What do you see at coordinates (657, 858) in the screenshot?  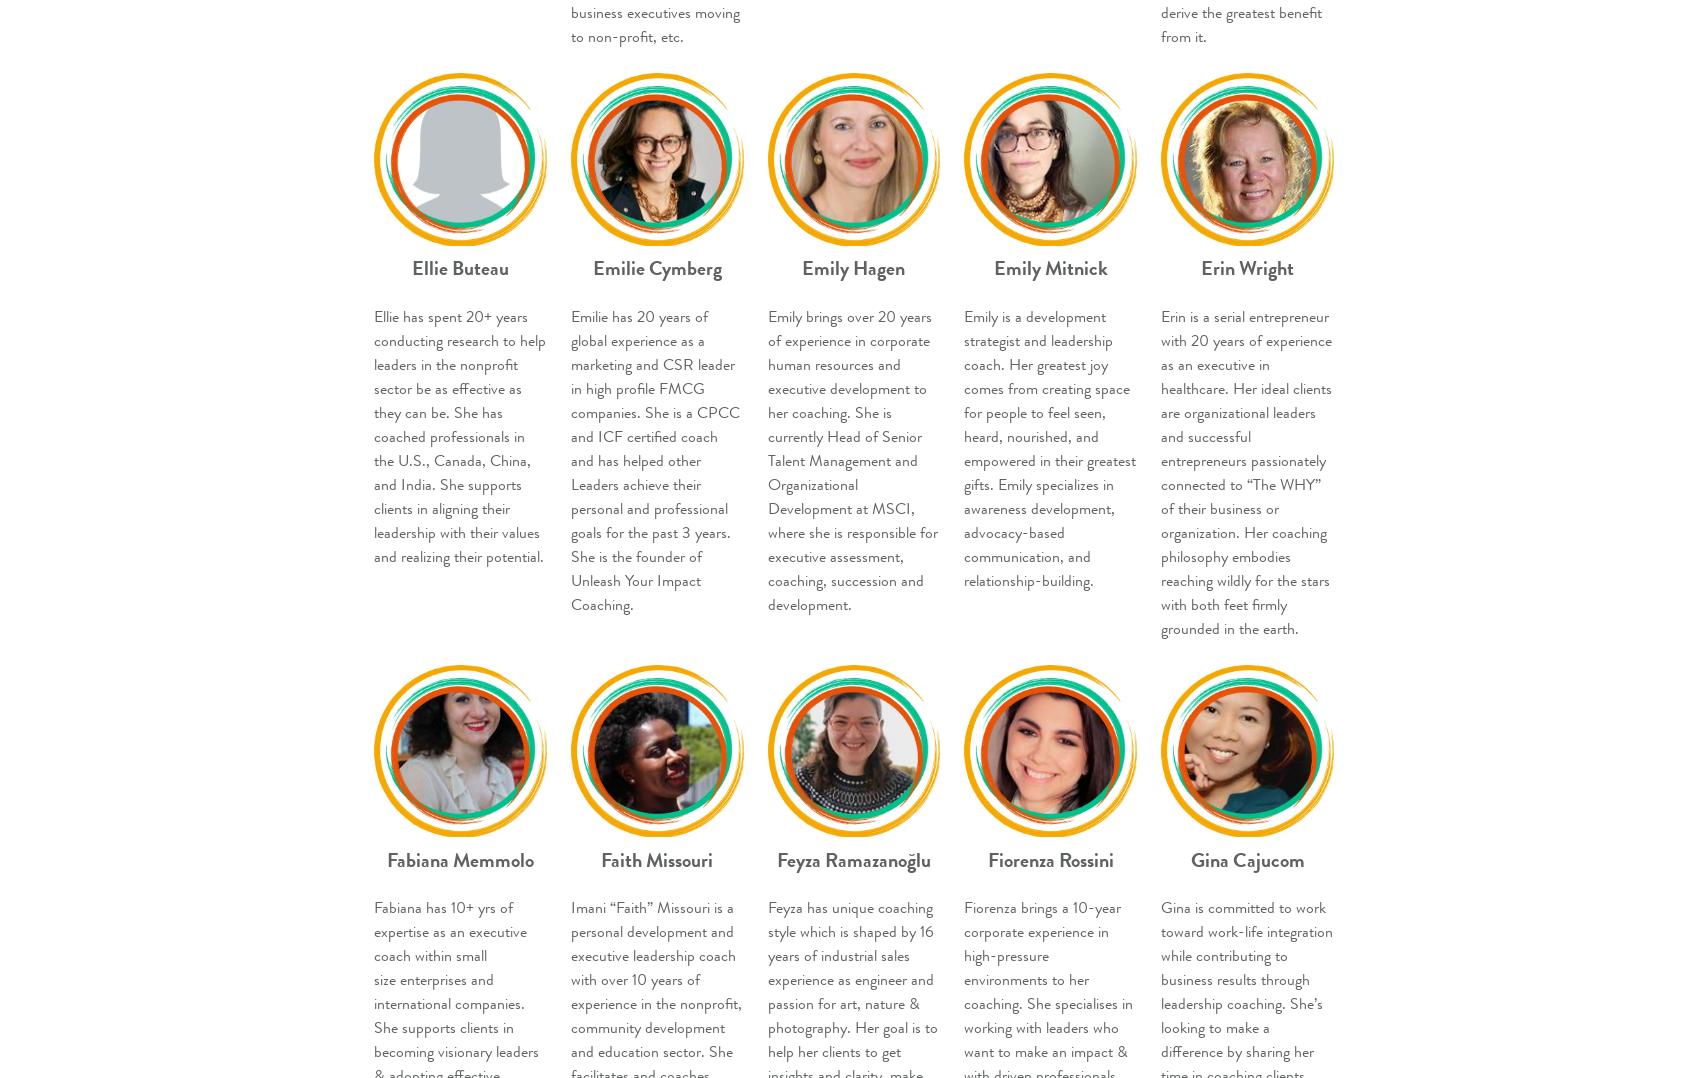 I see `'Faith Missouri'` at bounding box center [657, 858].